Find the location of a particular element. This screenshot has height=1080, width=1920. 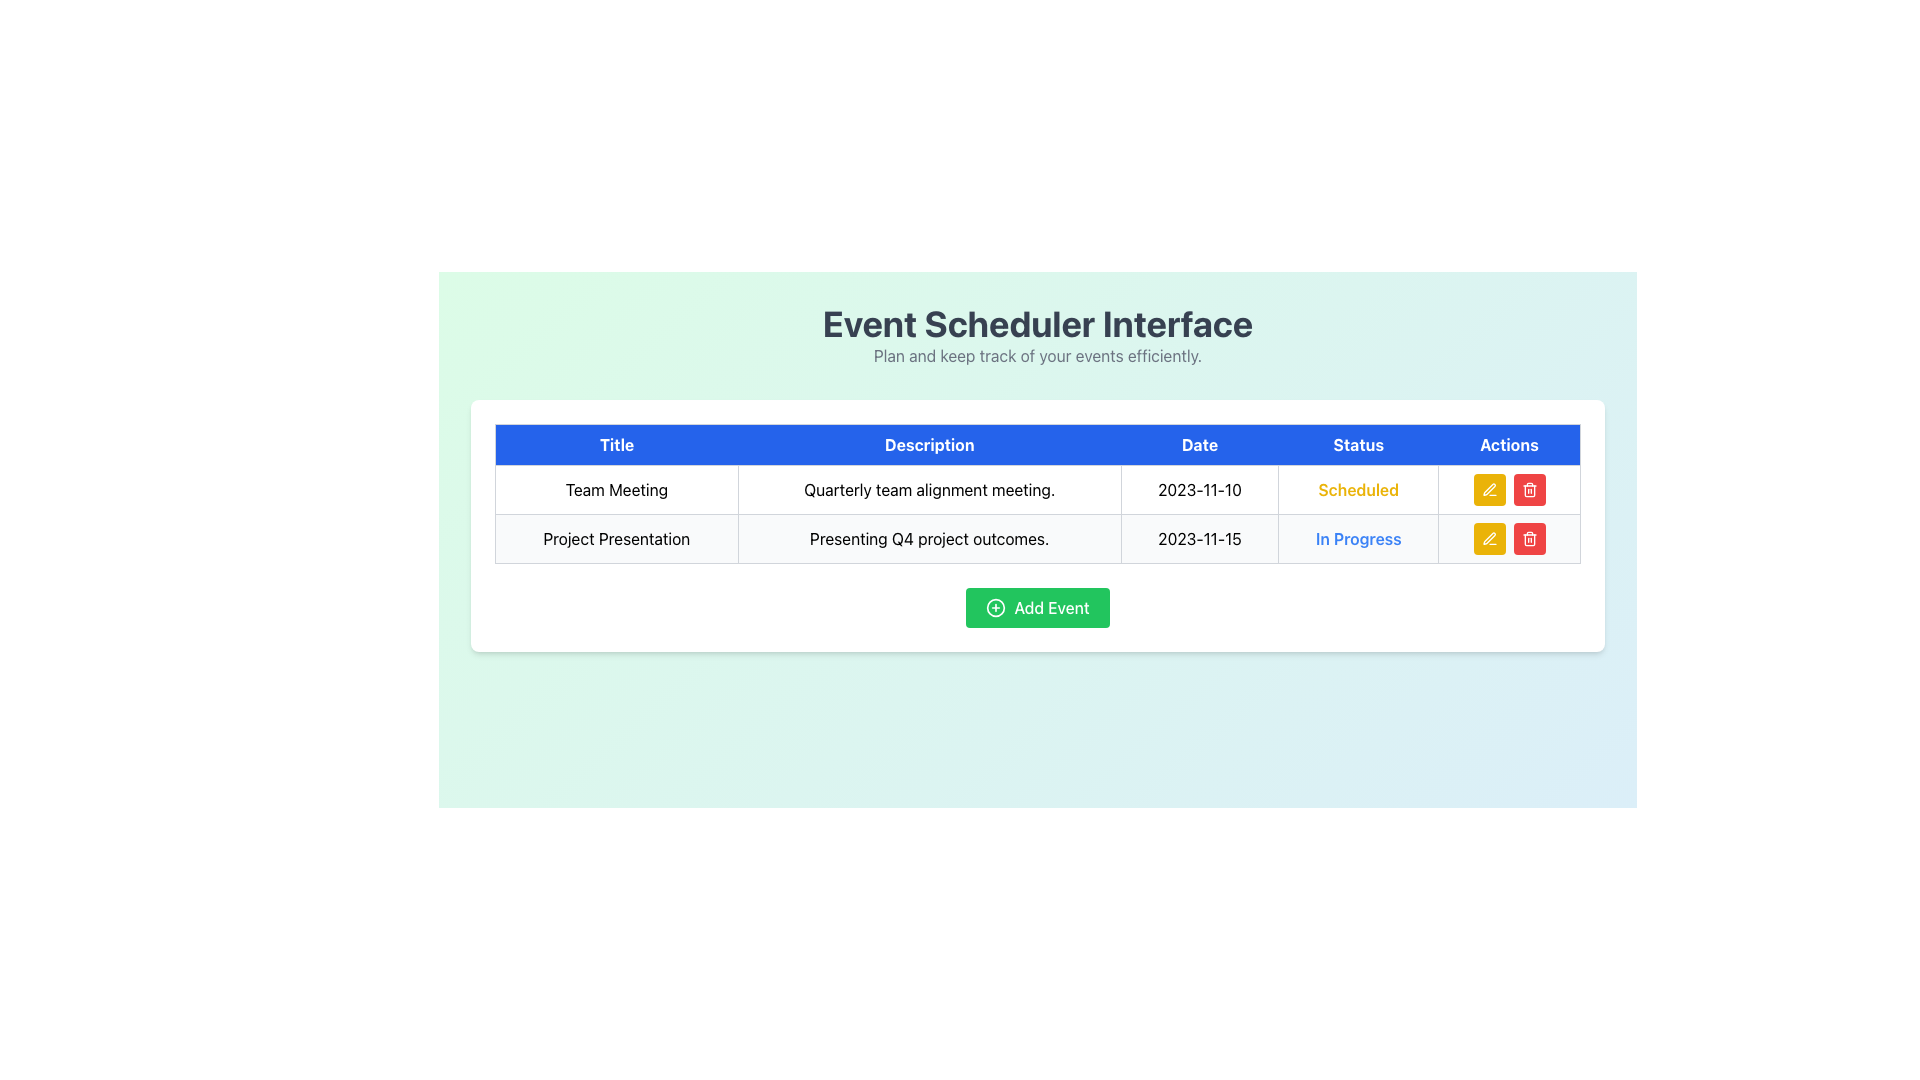

the trash bin icon located on the rightmost side under the 'Actions' column in the table view is located at coordinates (1528, 489).